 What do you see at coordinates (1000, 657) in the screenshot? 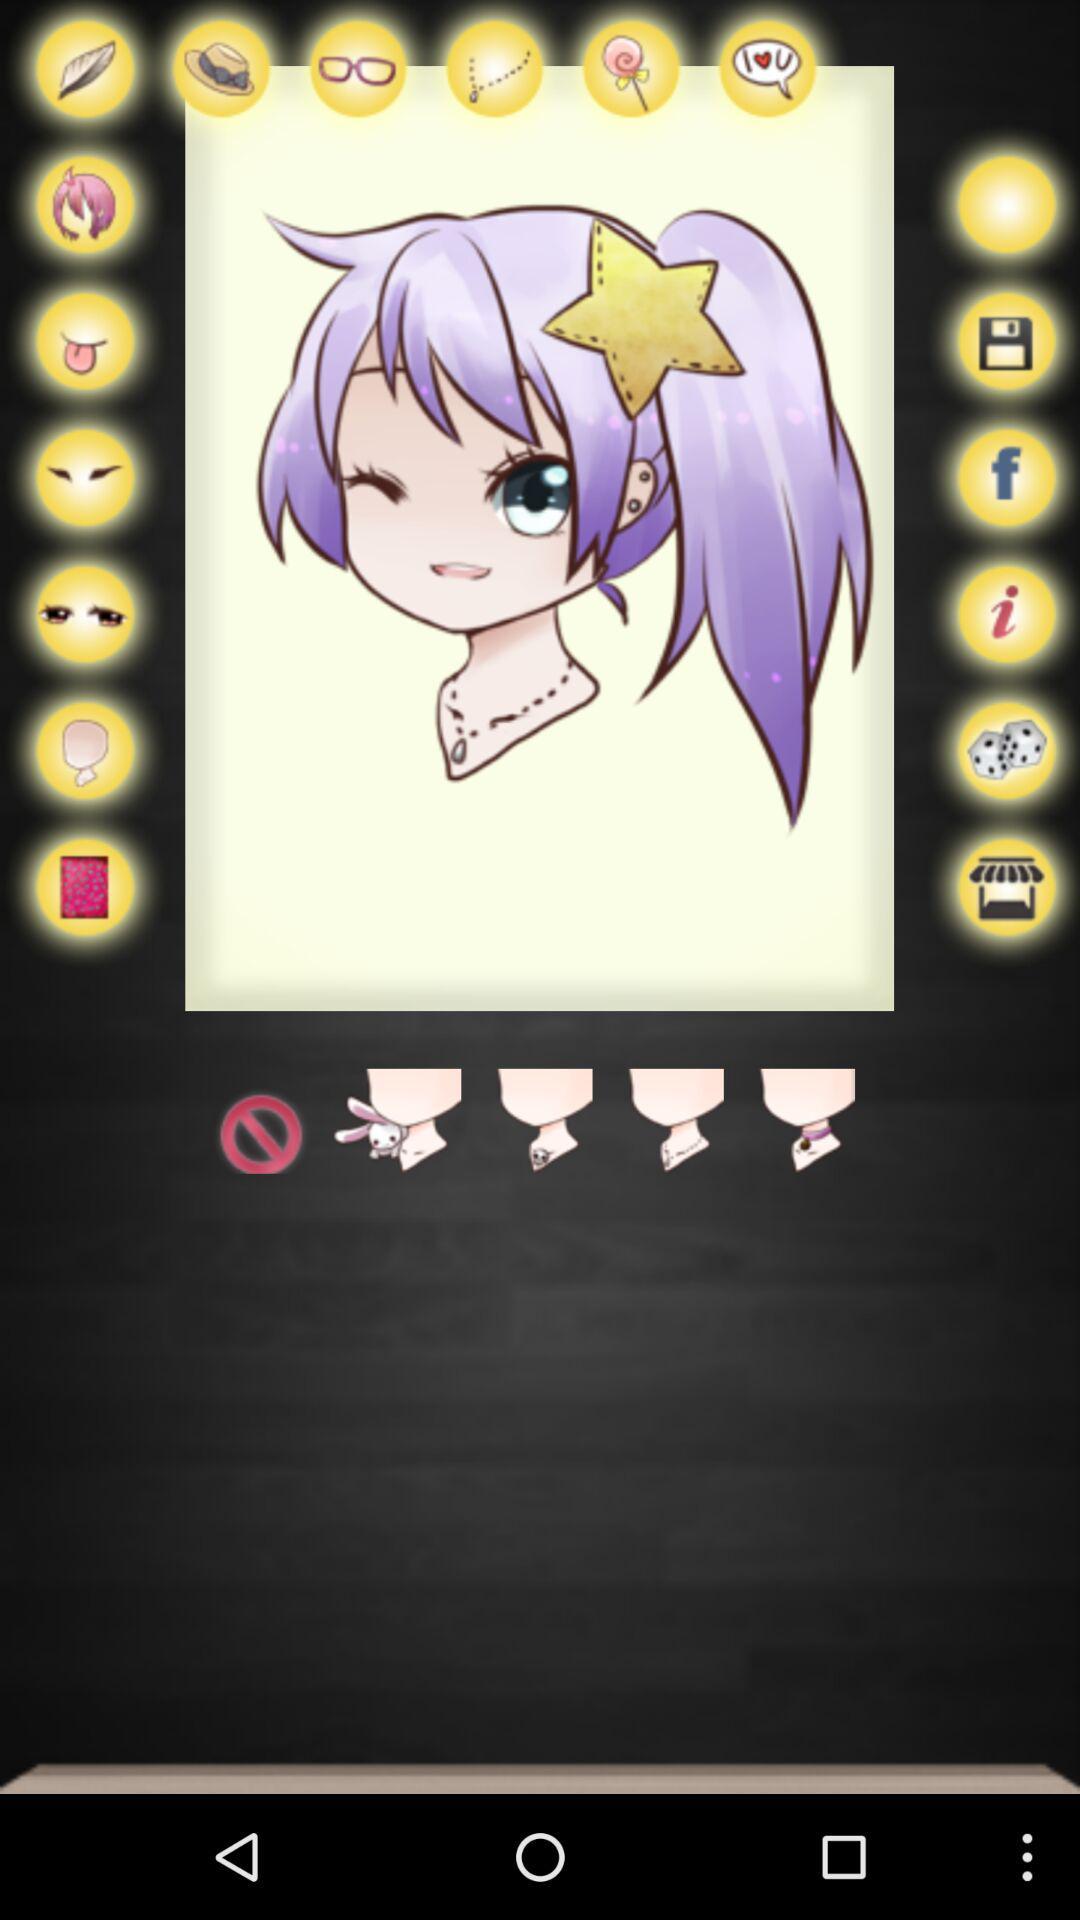
I see `the info icon` at bounding box center [1000, 657].